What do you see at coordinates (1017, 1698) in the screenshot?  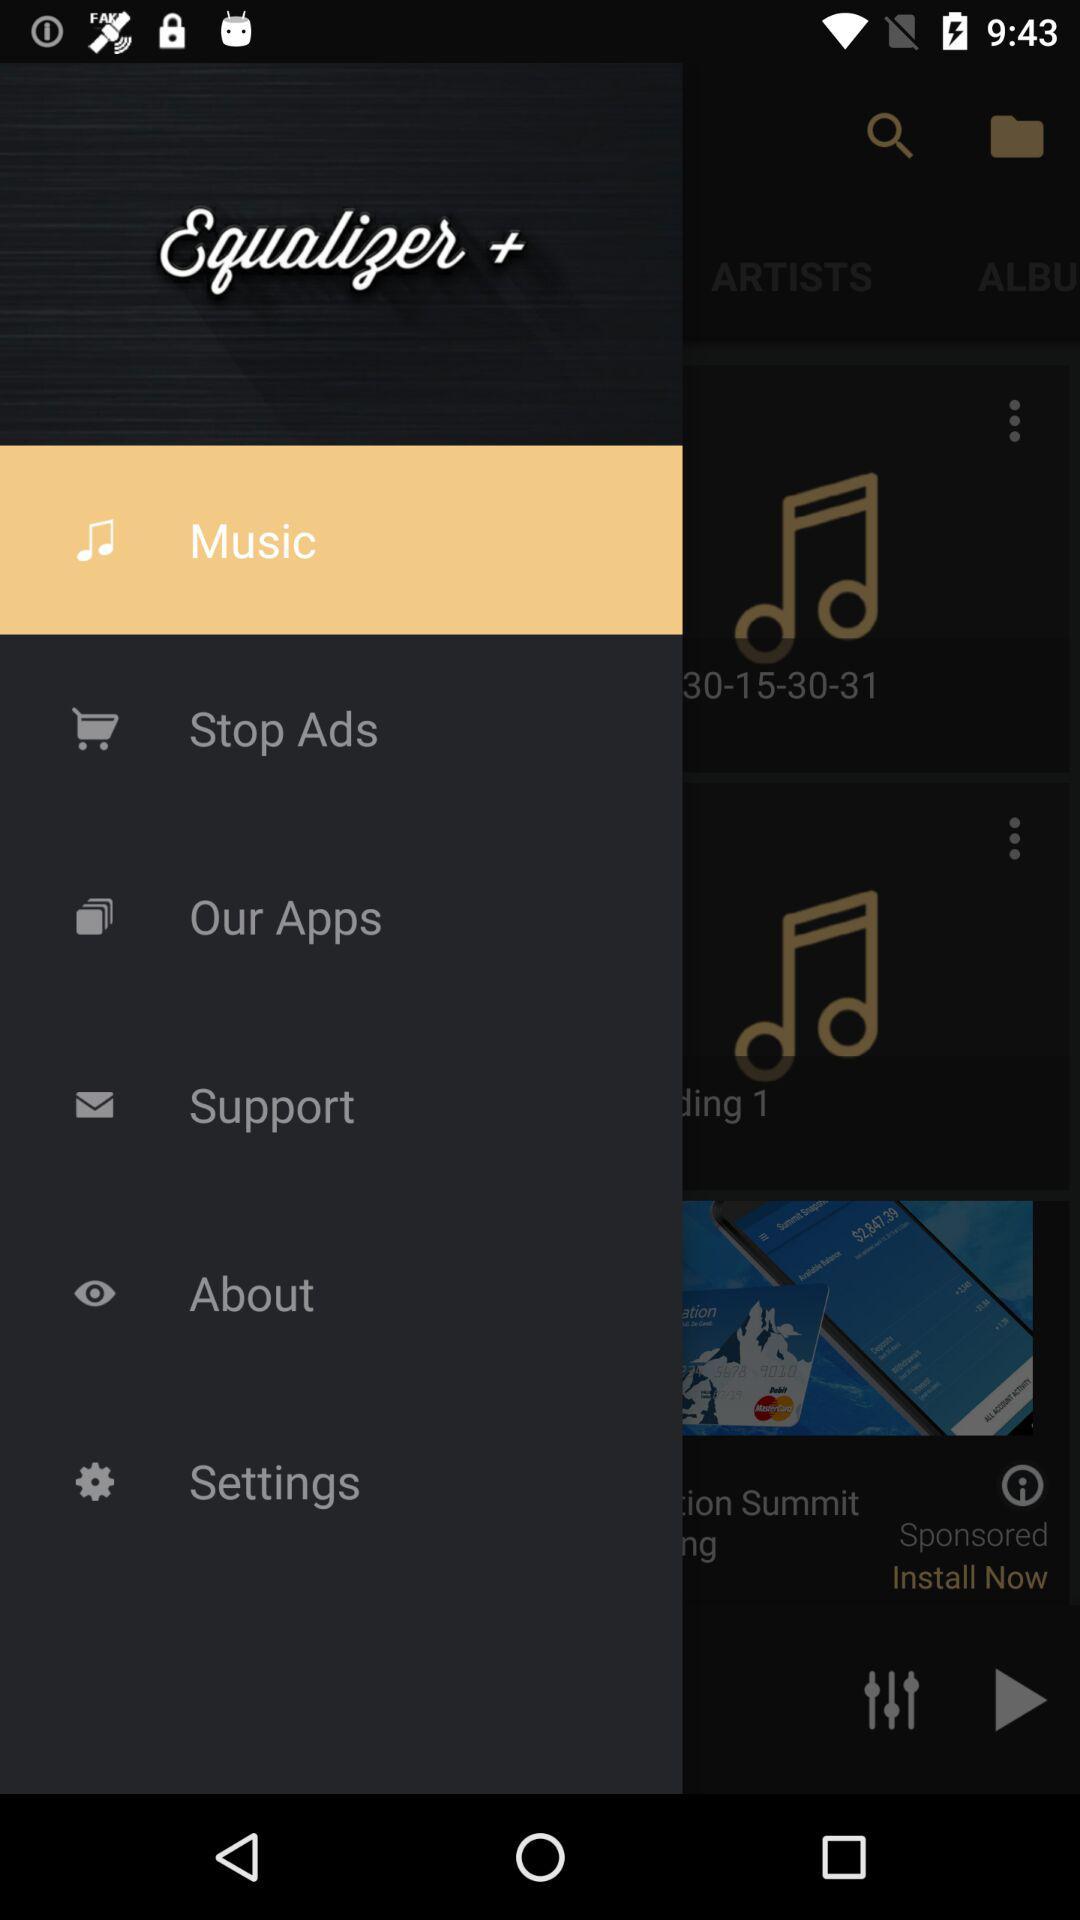 I see `the play icon` at bounding box center [1017, 1698].